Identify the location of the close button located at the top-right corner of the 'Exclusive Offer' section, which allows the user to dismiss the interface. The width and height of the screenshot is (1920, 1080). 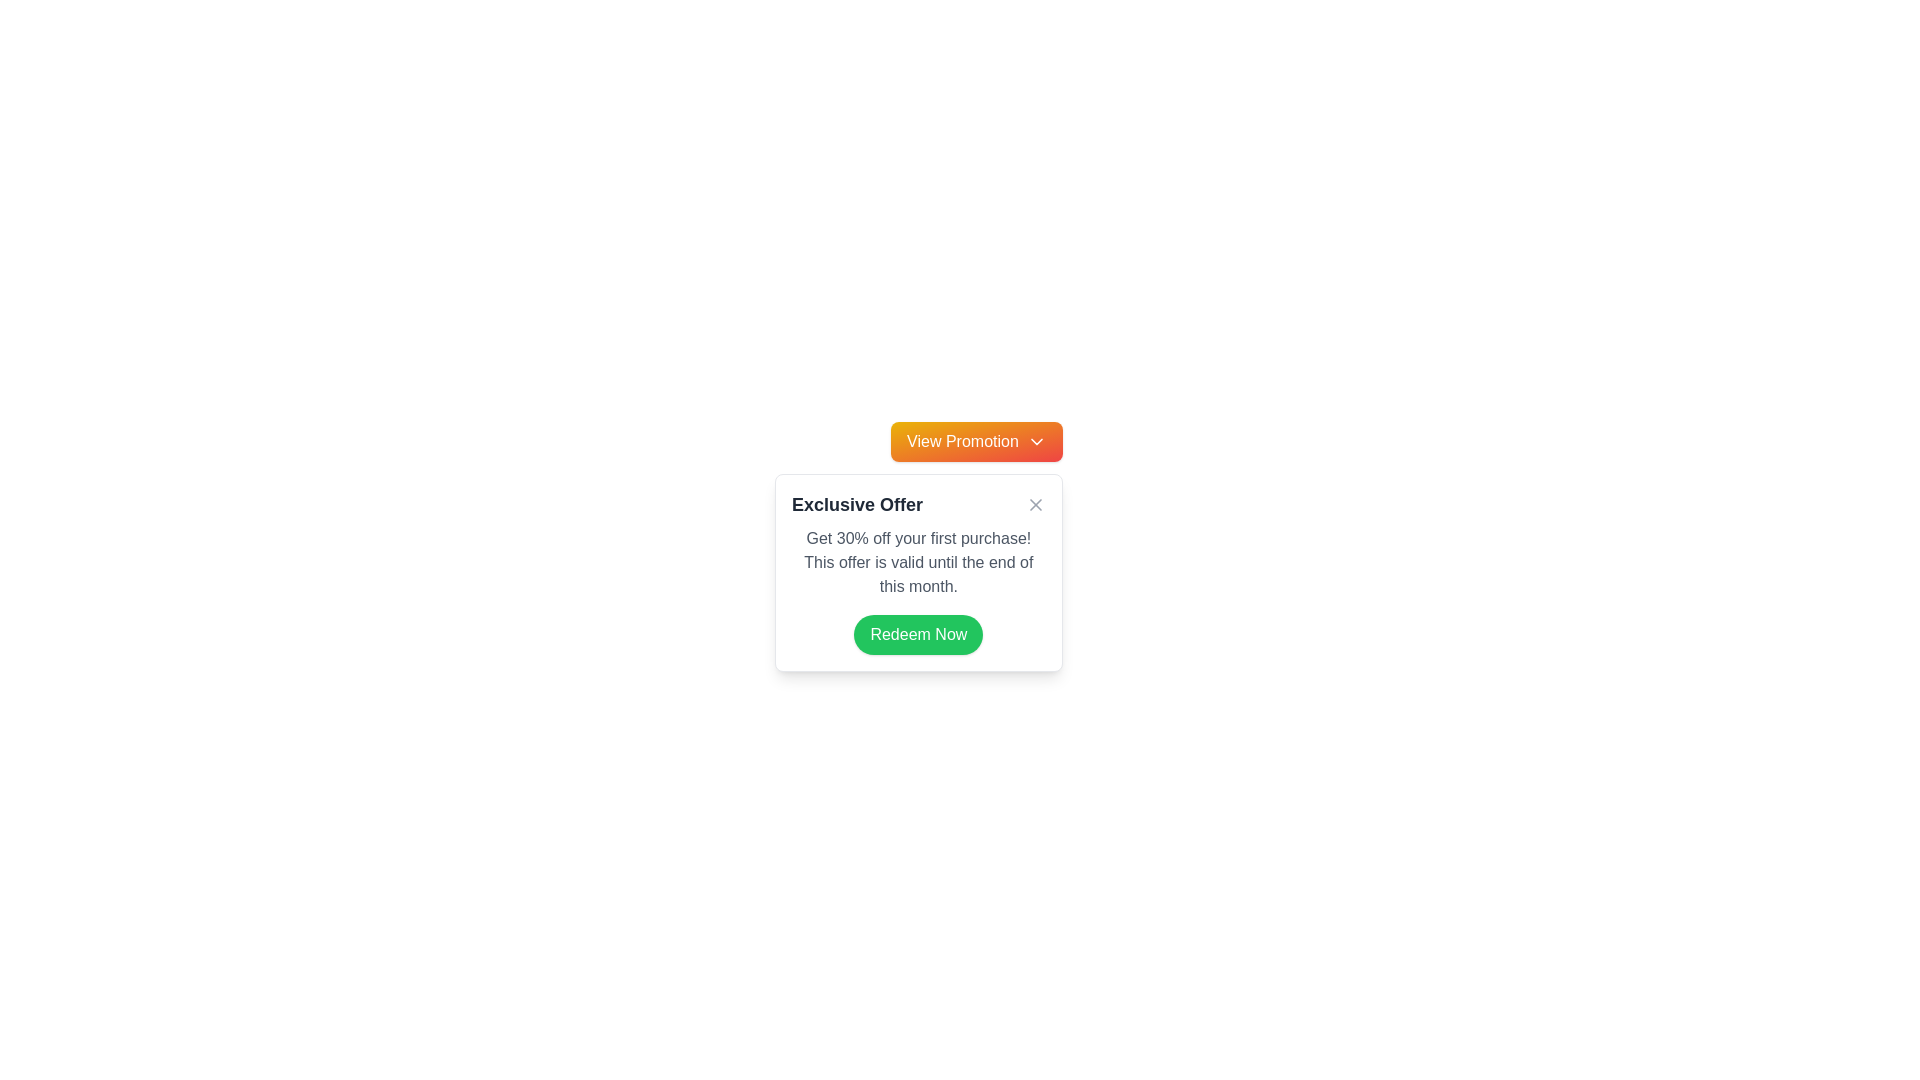
(1035, 504).